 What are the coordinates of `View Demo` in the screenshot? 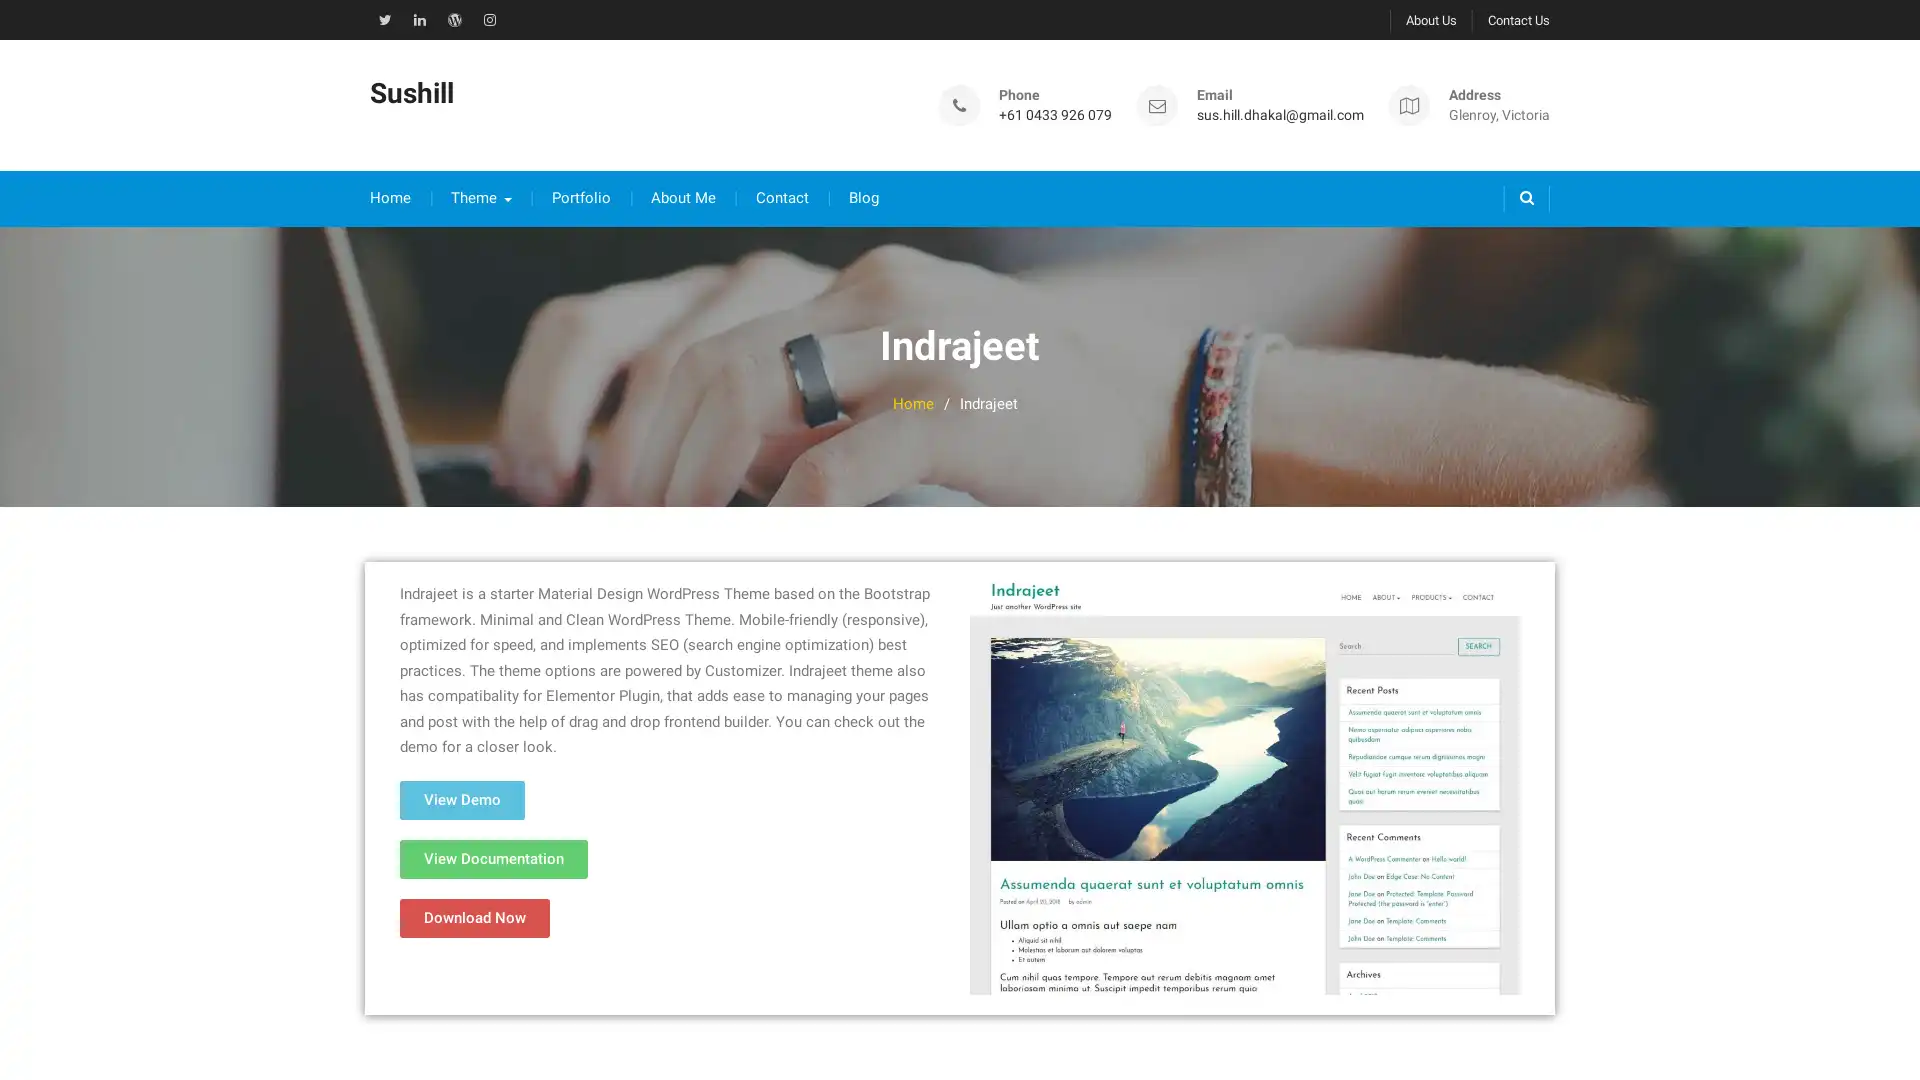 It's located at (461, 778).